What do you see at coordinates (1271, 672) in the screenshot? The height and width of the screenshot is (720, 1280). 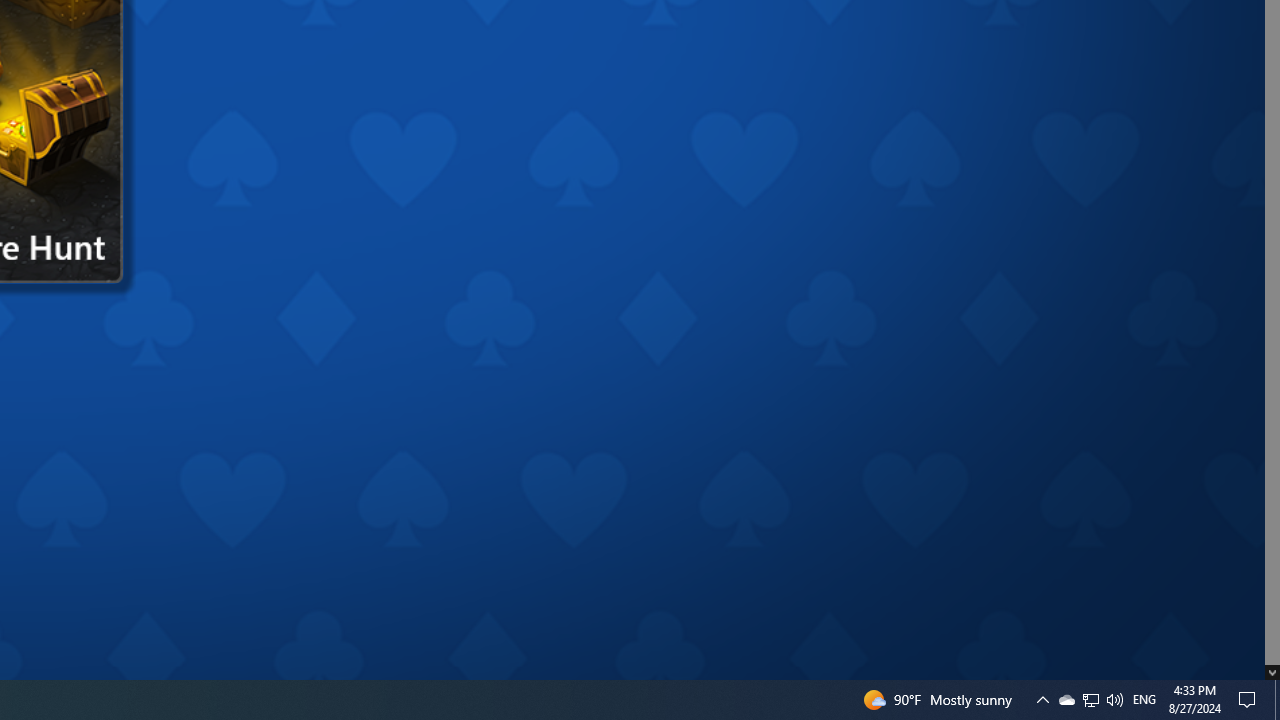 I see `'AutomationID: down_arrow_0'` at bounding box center [1271, 672].